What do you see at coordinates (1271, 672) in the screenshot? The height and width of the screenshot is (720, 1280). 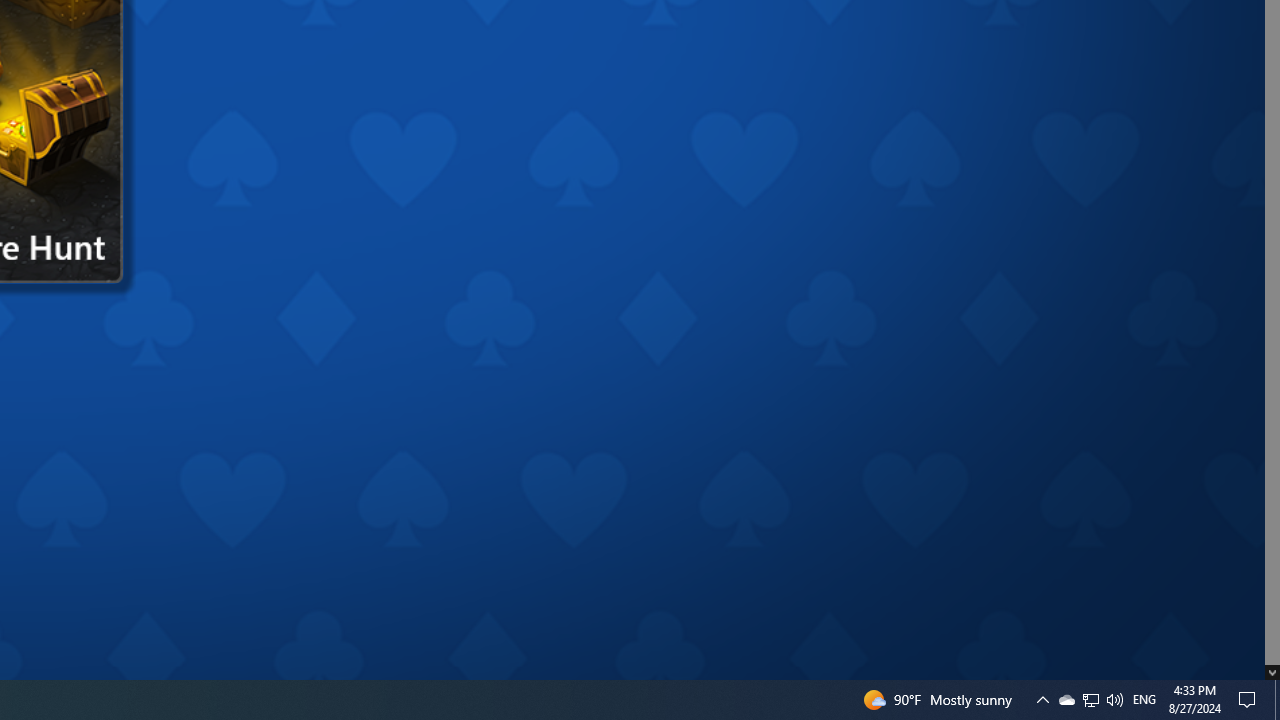 I see `'AutomationID: down_arrow_0'` at bounding box center [1271, 672].